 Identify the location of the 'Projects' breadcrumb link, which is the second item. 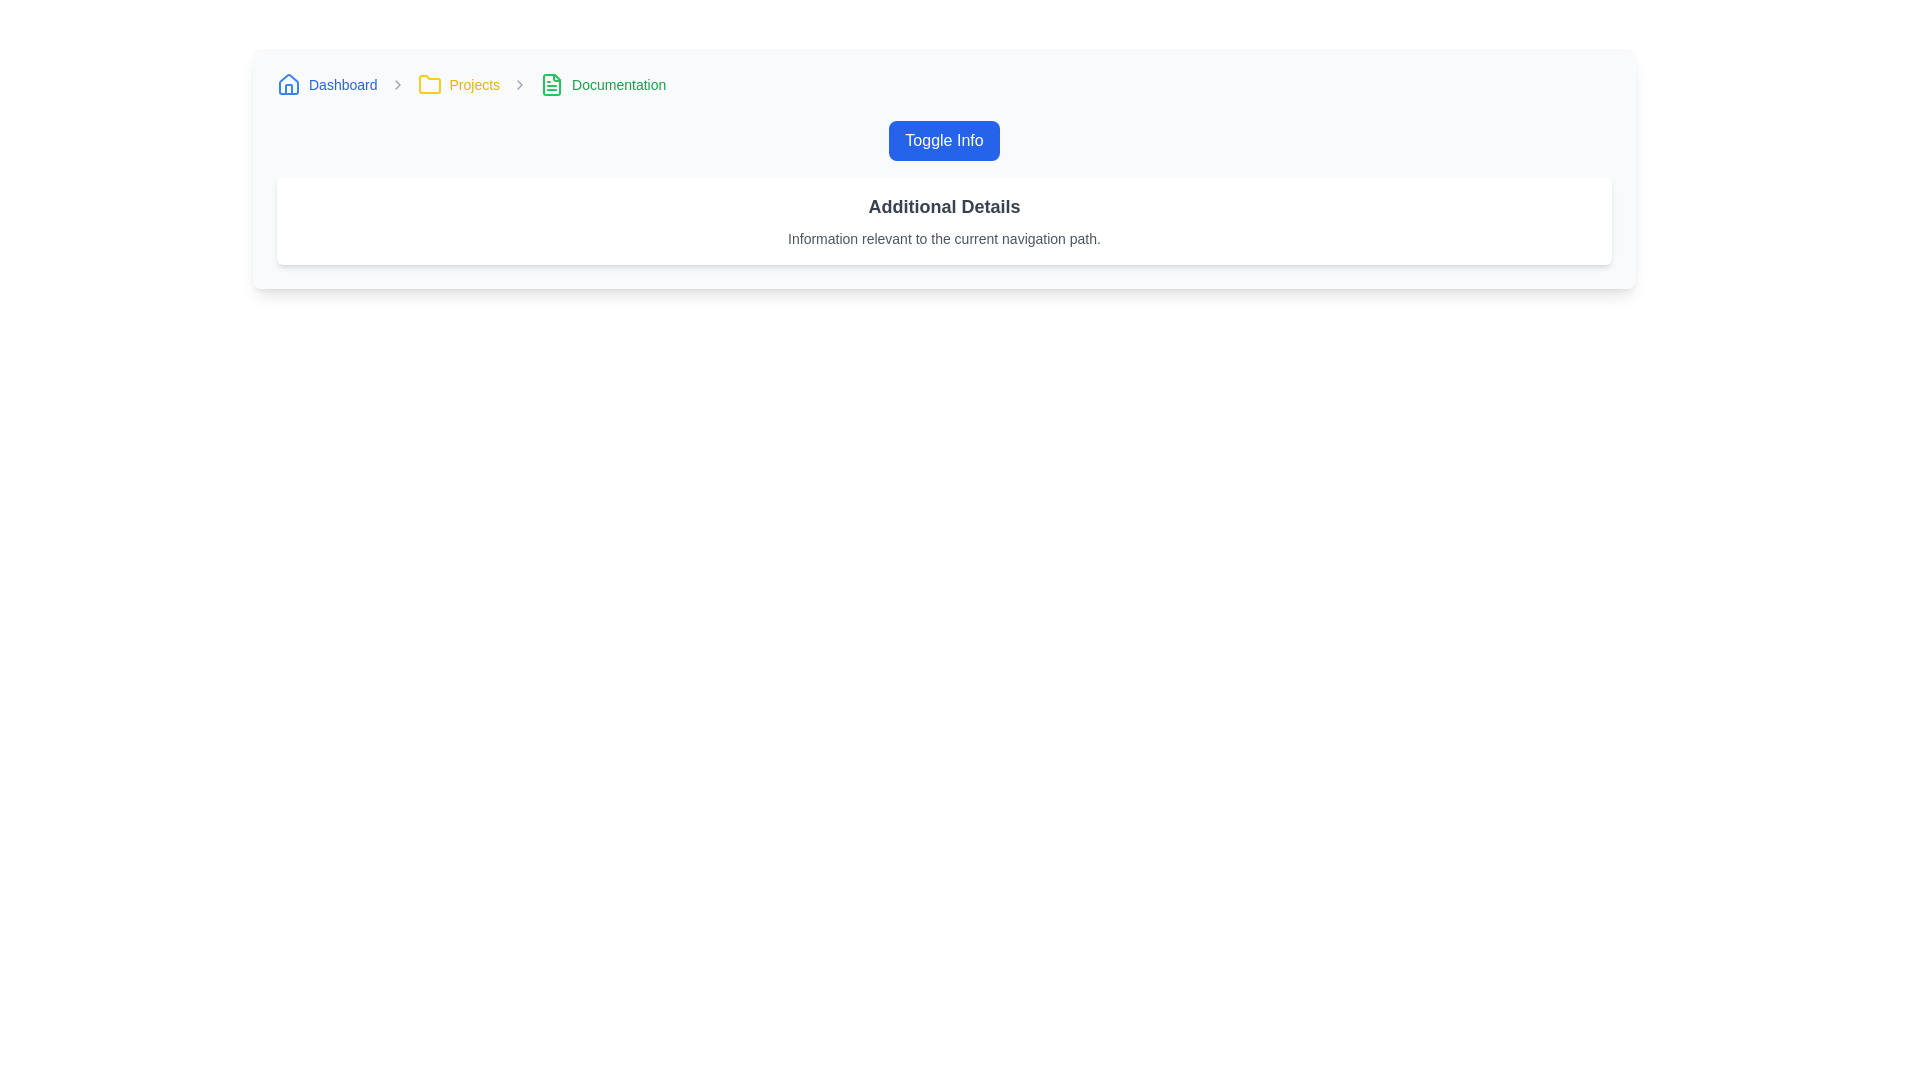
(457, 83).